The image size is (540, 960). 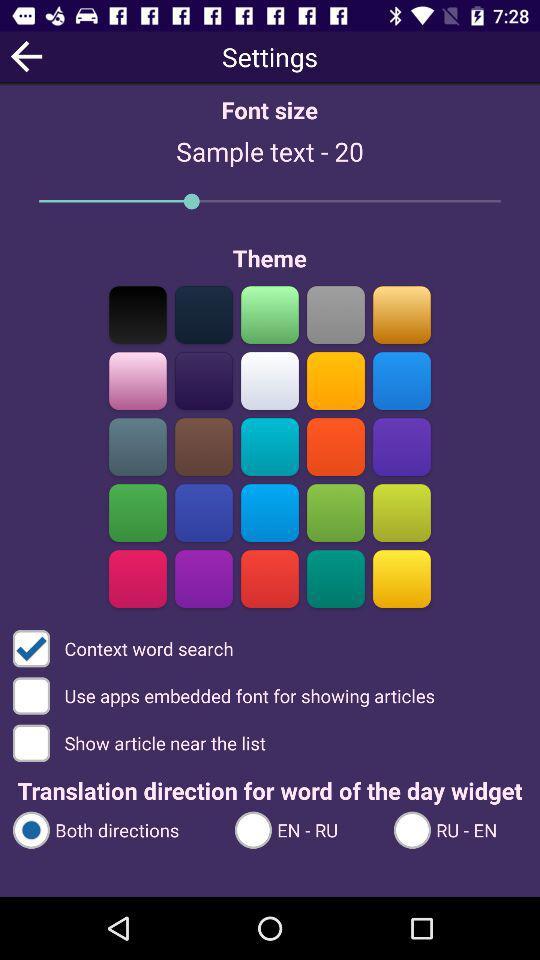 I want to click on color option, so click(x=270, y=446).